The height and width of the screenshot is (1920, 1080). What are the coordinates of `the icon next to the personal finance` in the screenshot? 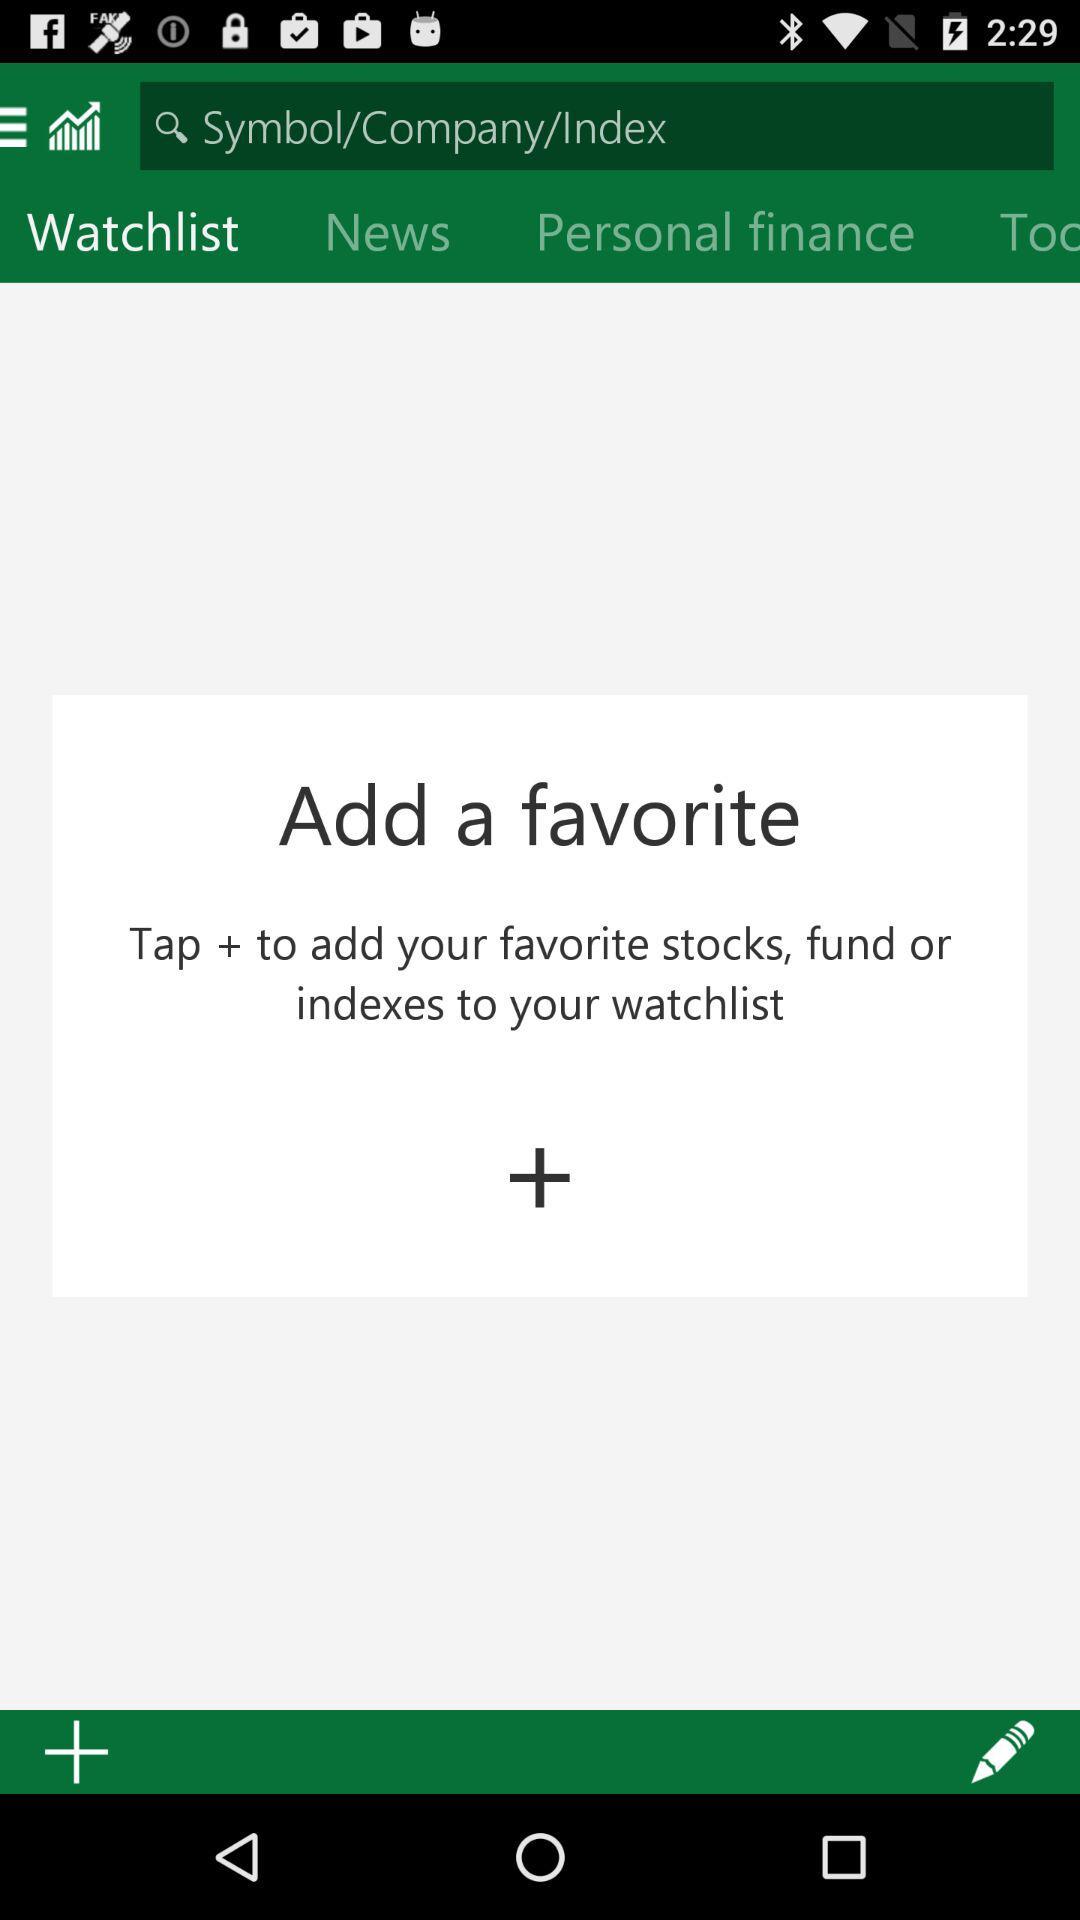 It's located at (1026, 235).